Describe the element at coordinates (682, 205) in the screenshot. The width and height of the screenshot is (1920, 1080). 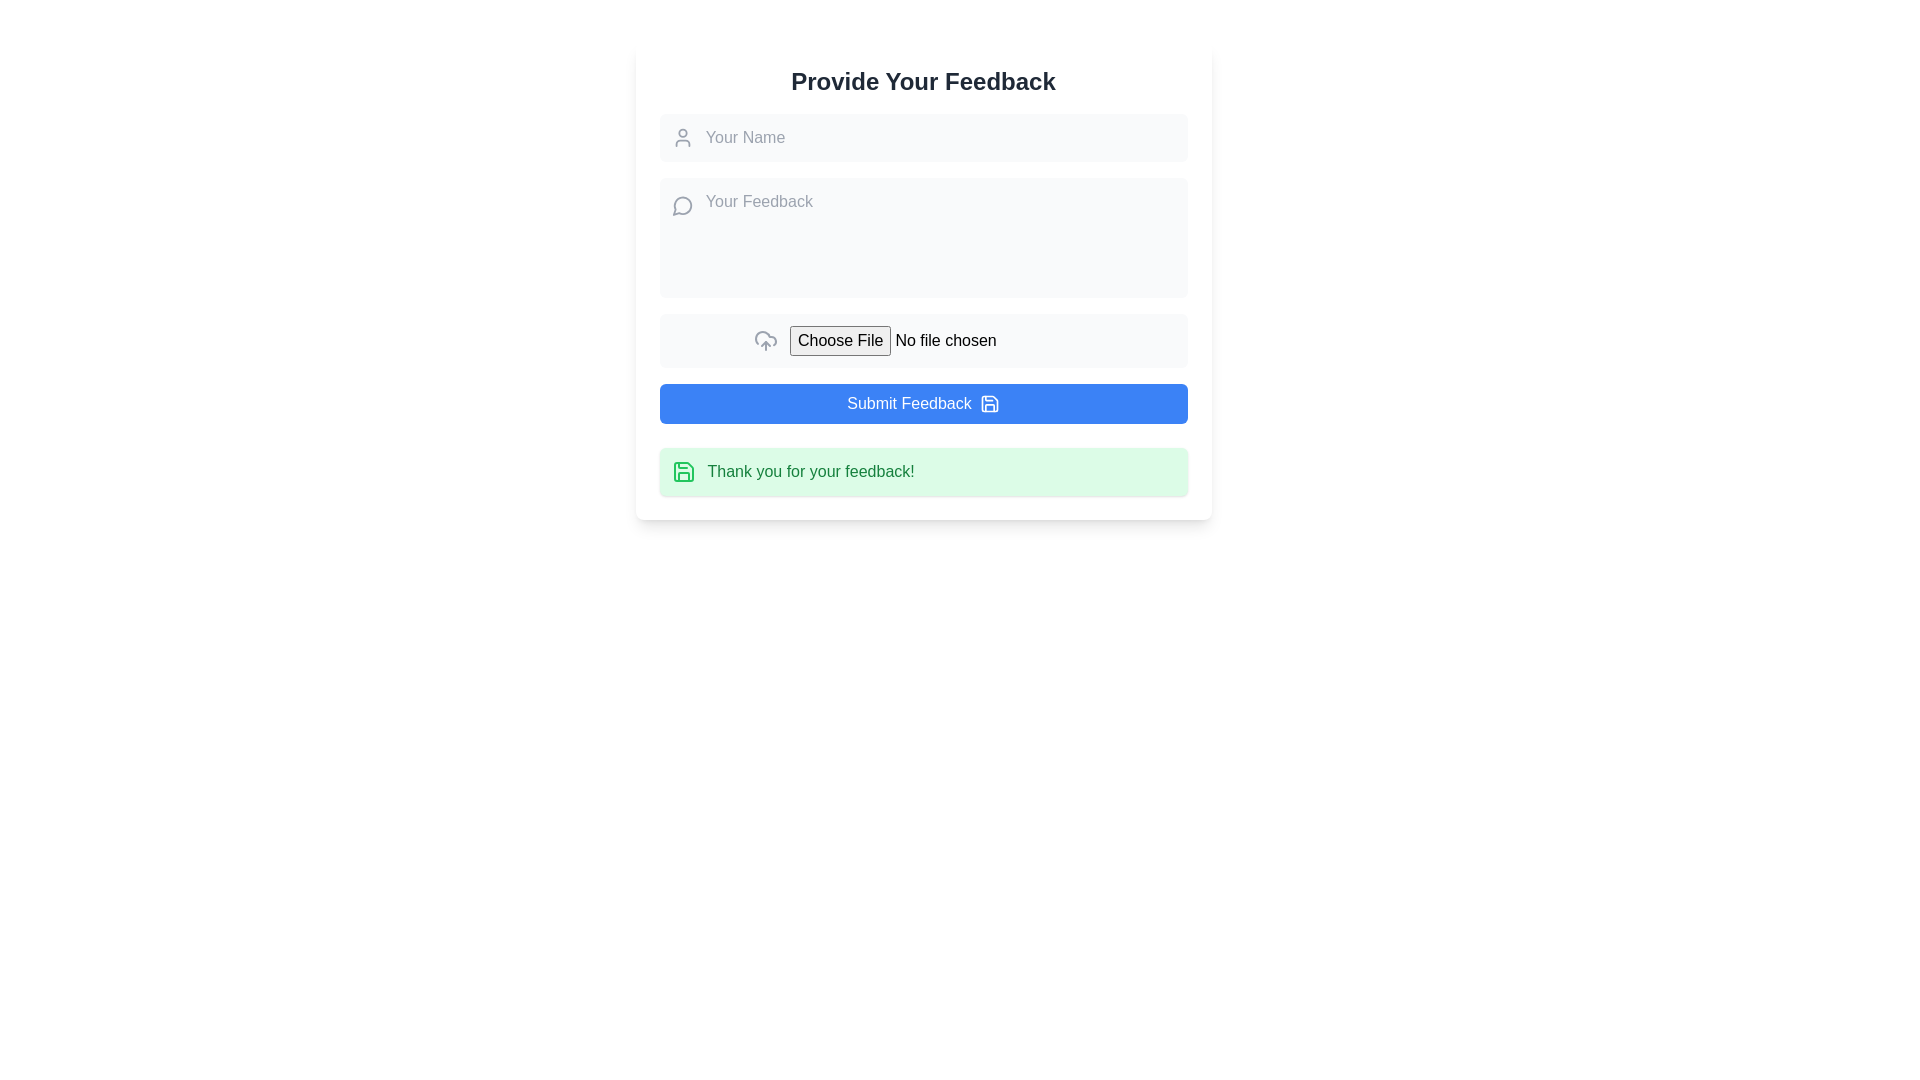
I see `the icon located to the left of the feedback text area, adjacent to the placeholder text 'Your Feedback'` at that location.